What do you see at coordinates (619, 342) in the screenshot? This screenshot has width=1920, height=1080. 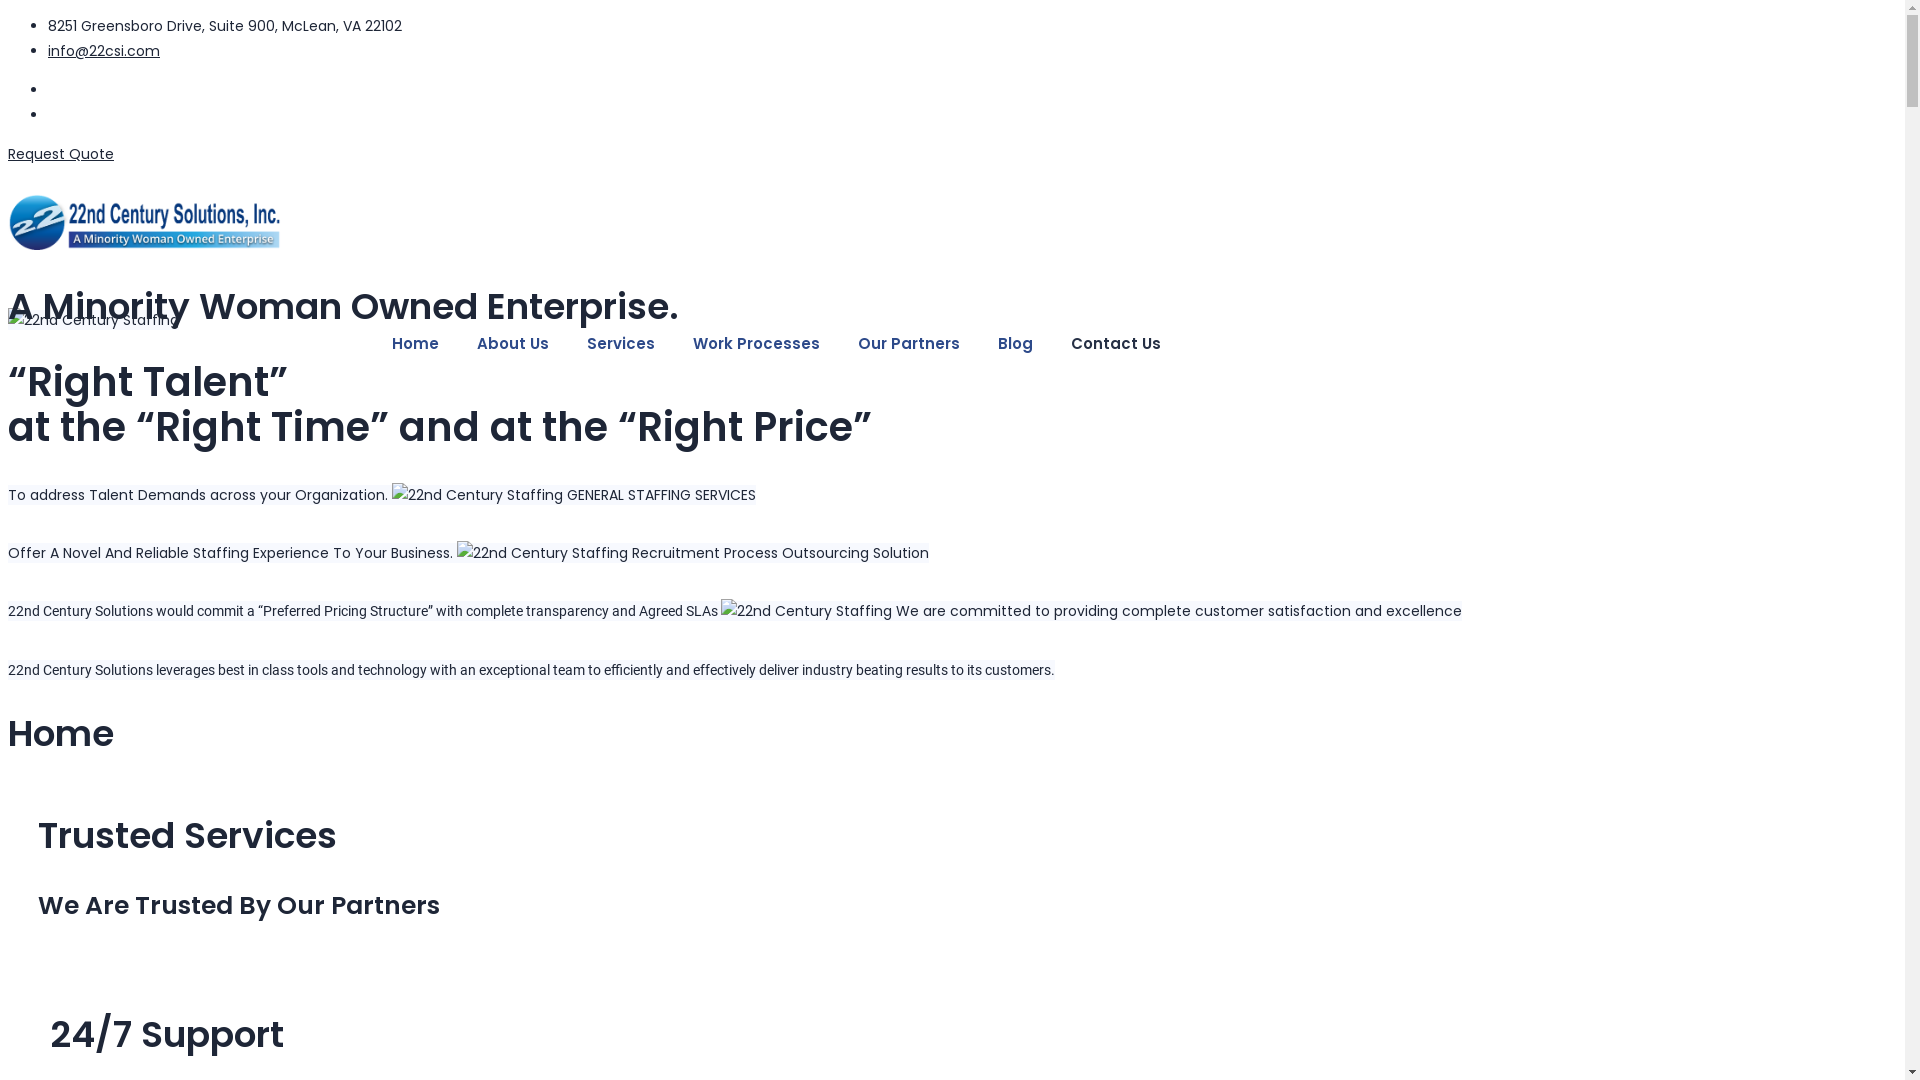 I see `'Services'` at bounding box center [619, 342].